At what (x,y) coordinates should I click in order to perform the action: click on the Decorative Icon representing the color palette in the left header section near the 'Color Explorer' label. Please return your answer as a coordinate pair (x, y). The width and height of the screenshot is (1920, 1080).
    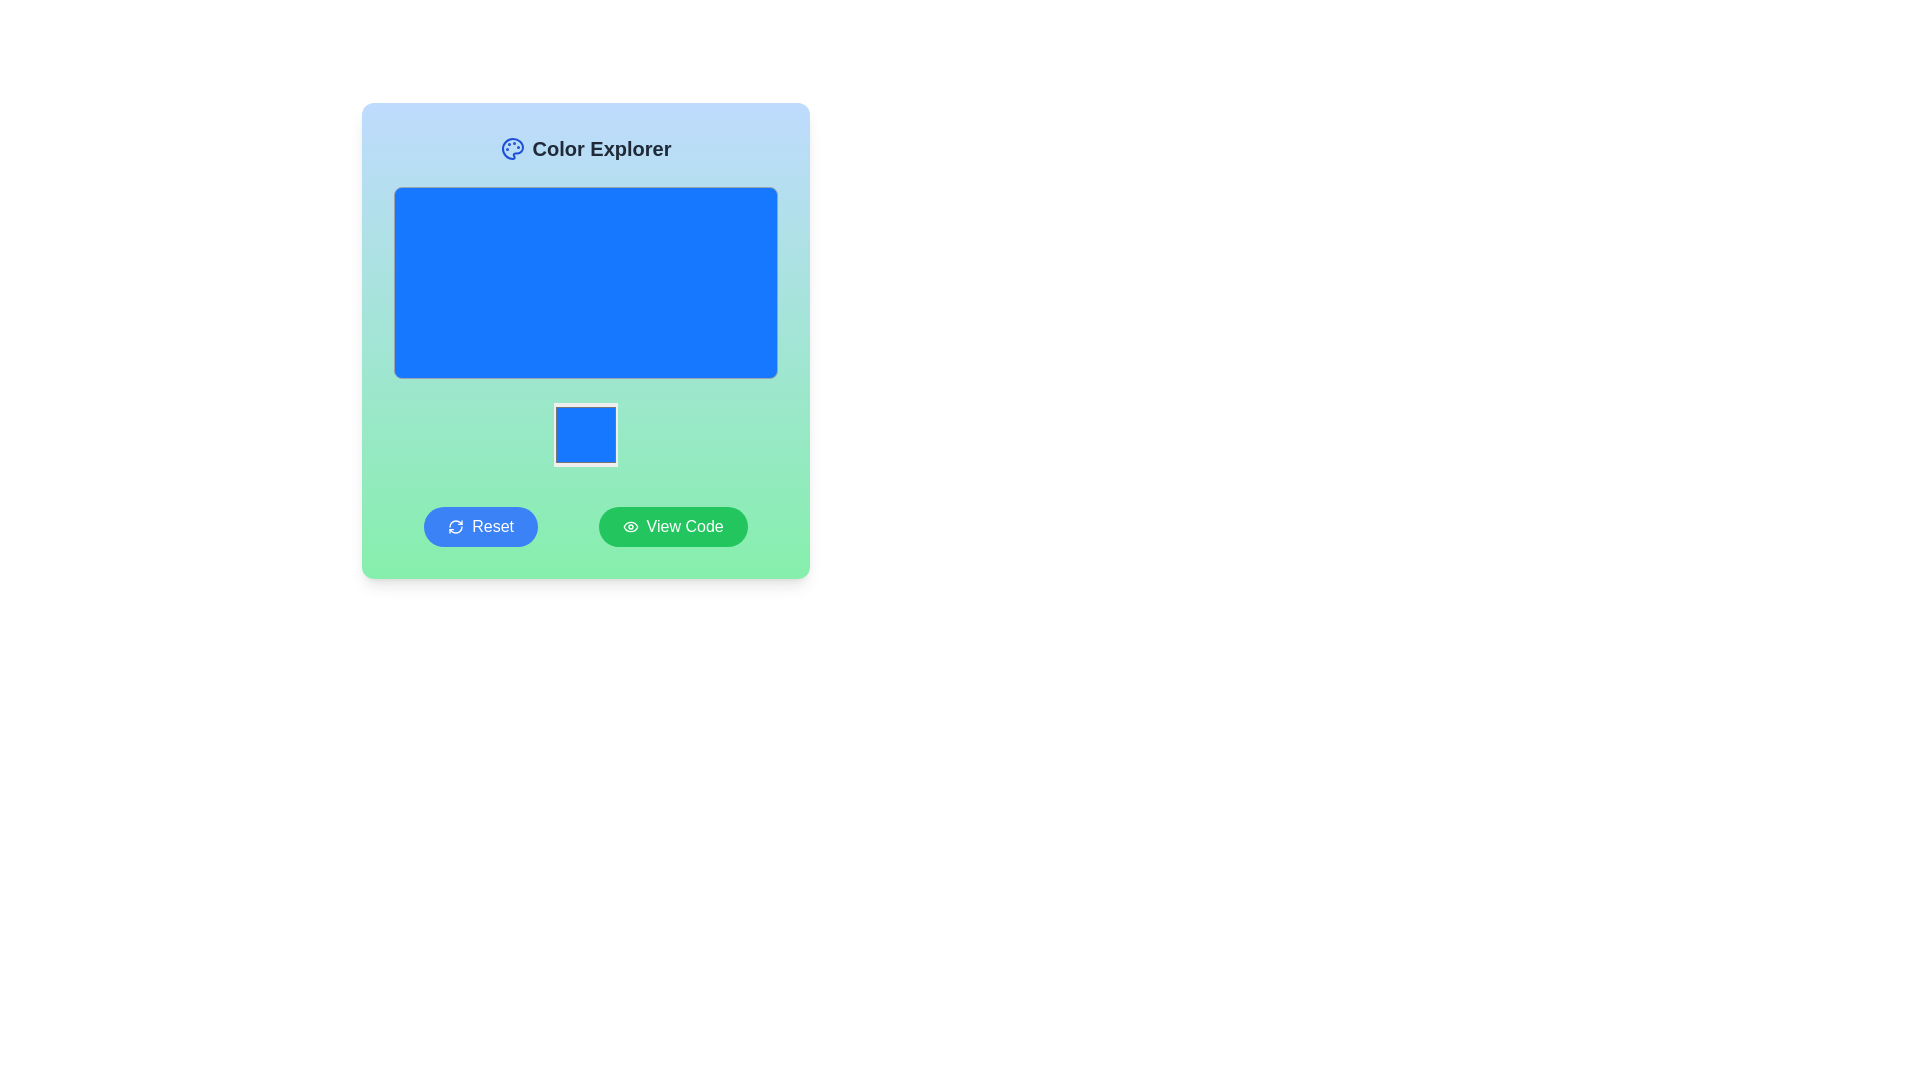
    Looking at the image, I should click on (512, 148).